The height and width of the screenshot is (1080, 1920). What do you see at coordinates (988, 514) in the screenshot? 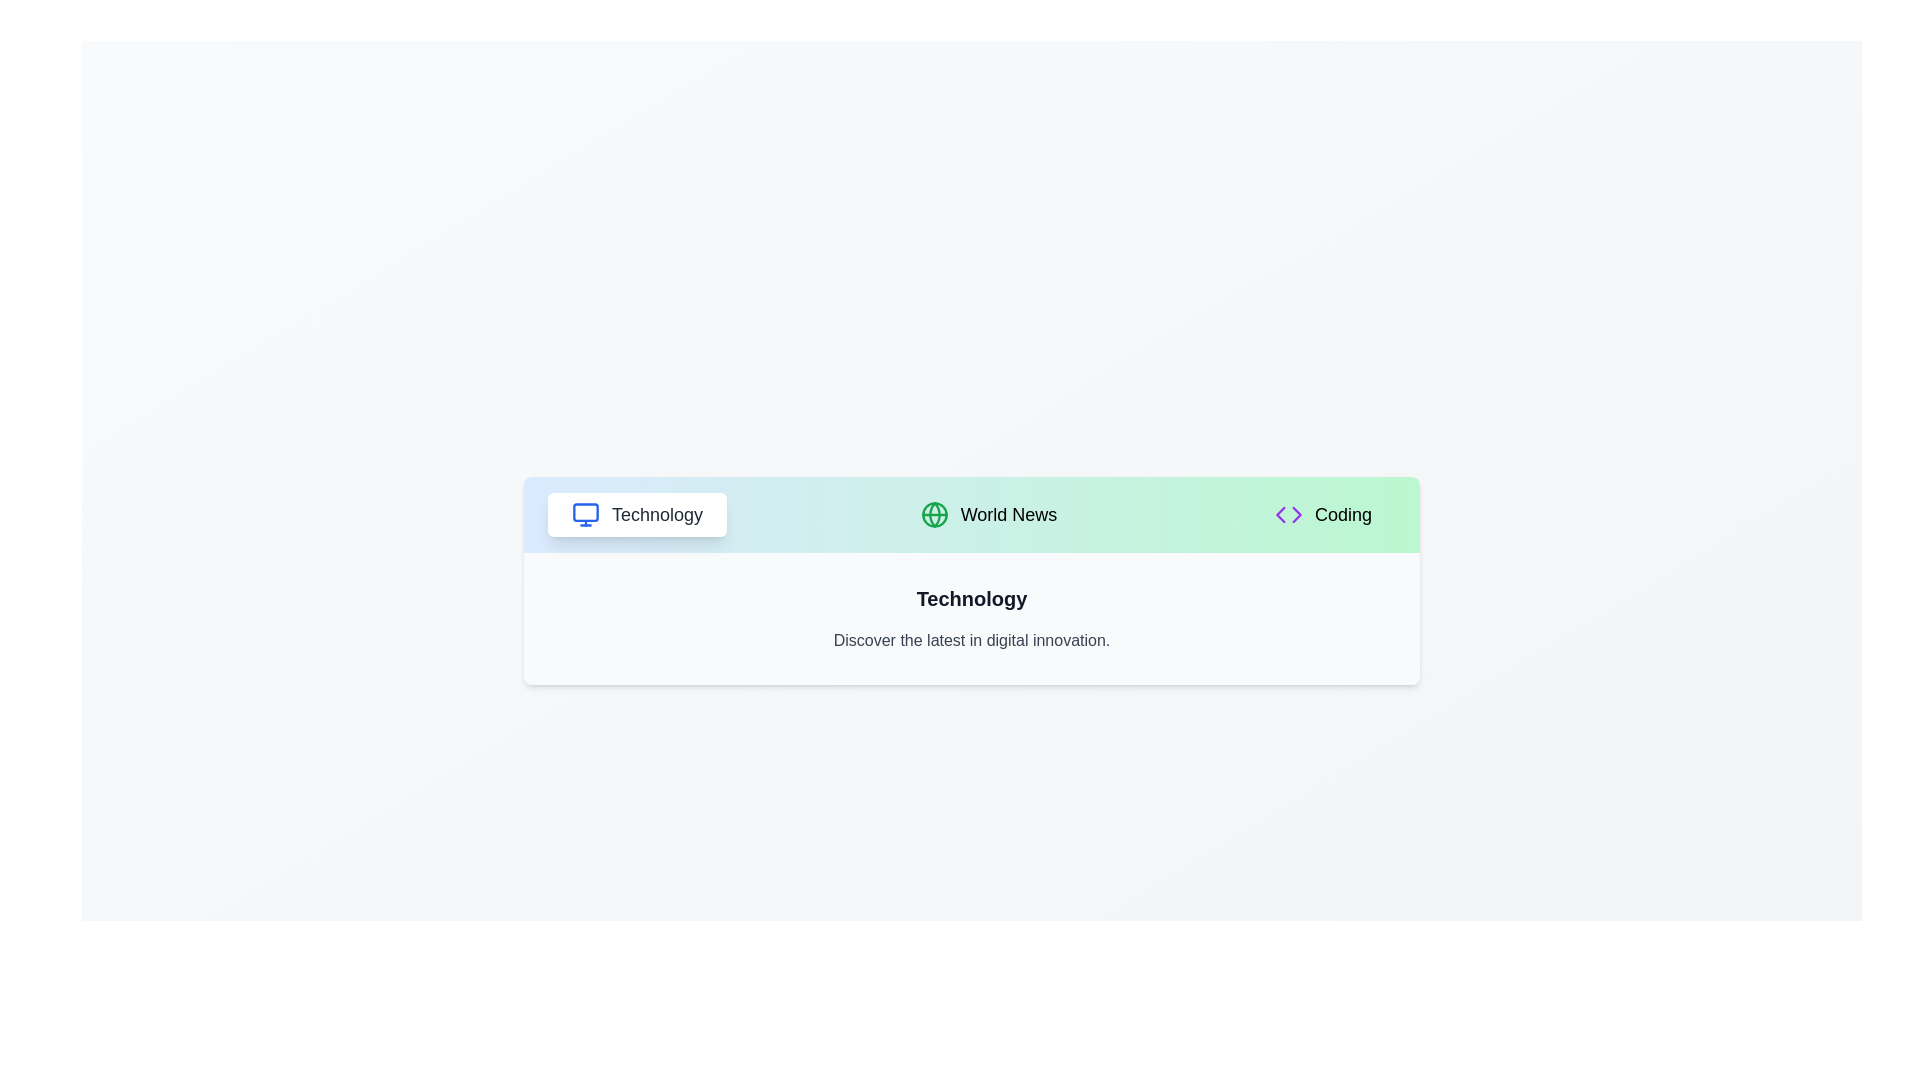
I see `the tab labeled World News to inspect its icon and label` at bounding box center [988, 514].